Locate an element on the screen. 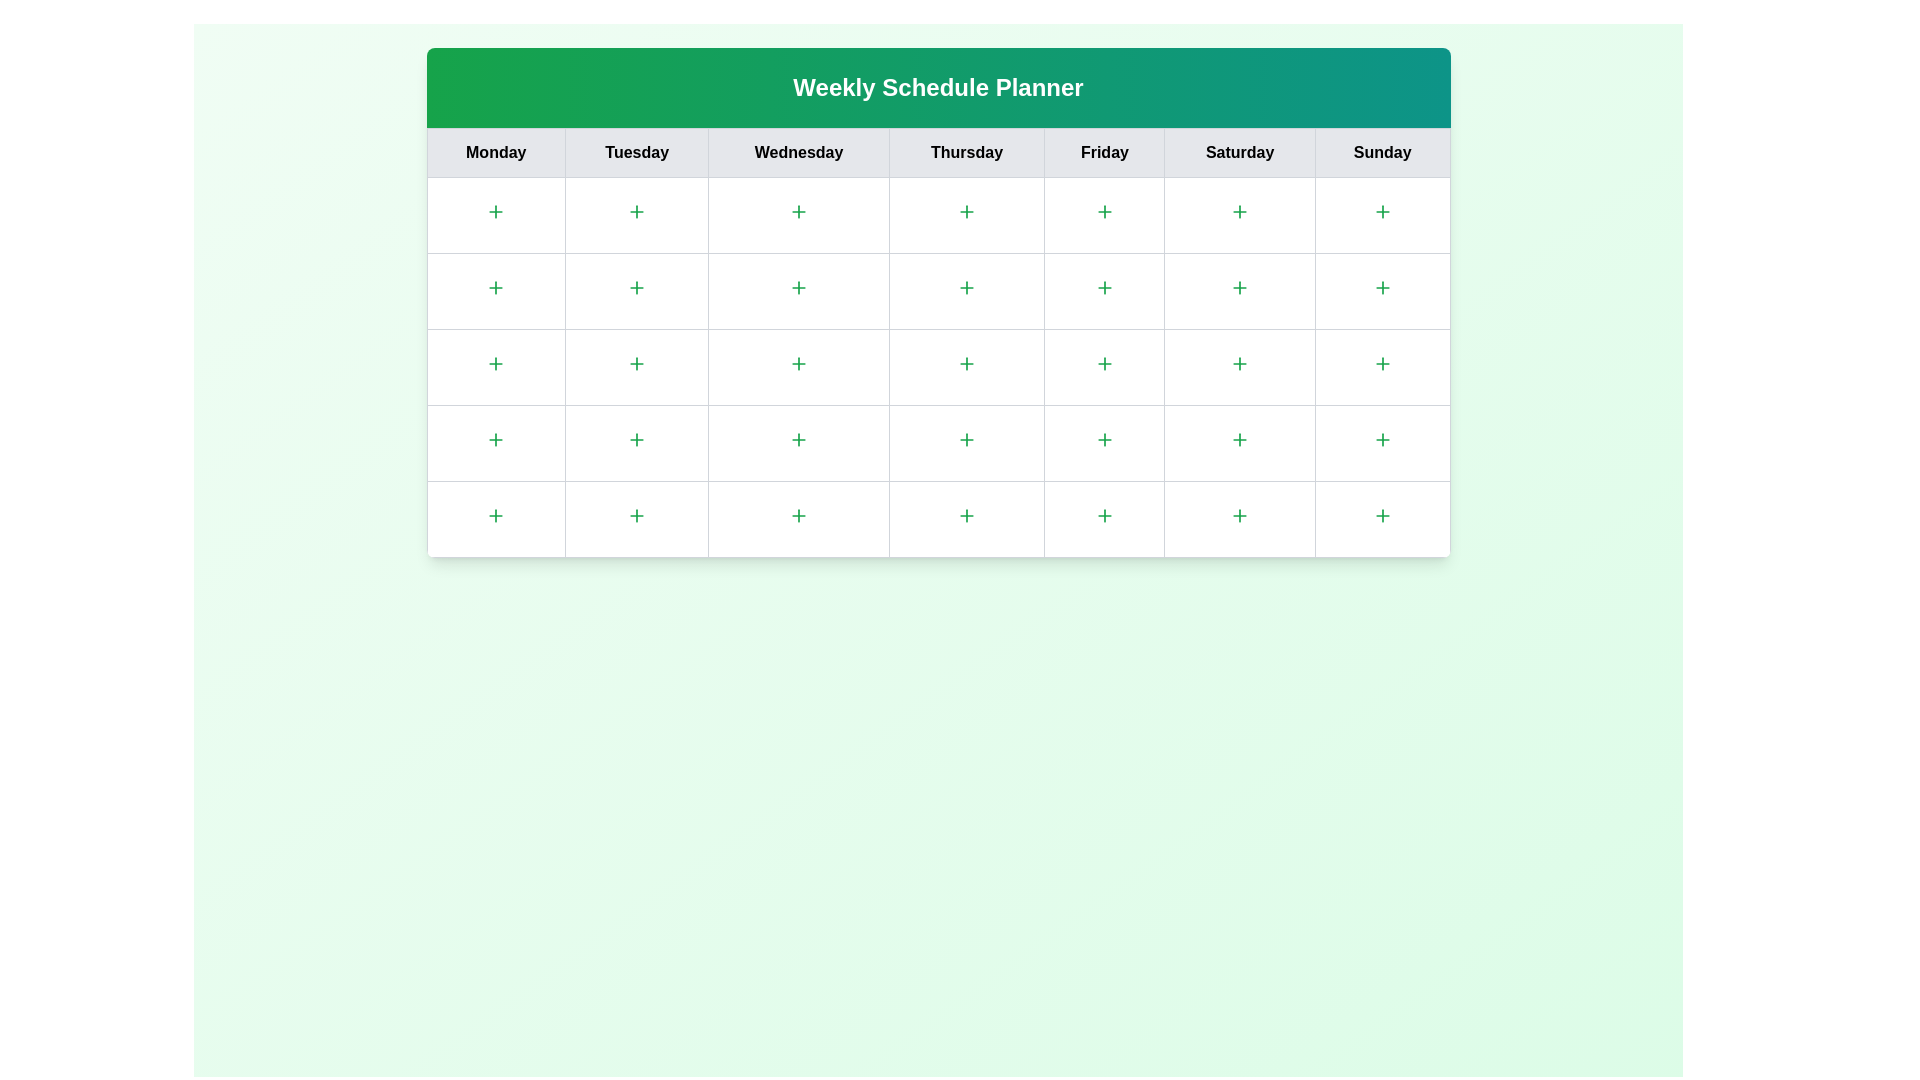 The width and height of the screenshot is (1920, 1080). the column header for Thursday is located at coordinates (967, 152).